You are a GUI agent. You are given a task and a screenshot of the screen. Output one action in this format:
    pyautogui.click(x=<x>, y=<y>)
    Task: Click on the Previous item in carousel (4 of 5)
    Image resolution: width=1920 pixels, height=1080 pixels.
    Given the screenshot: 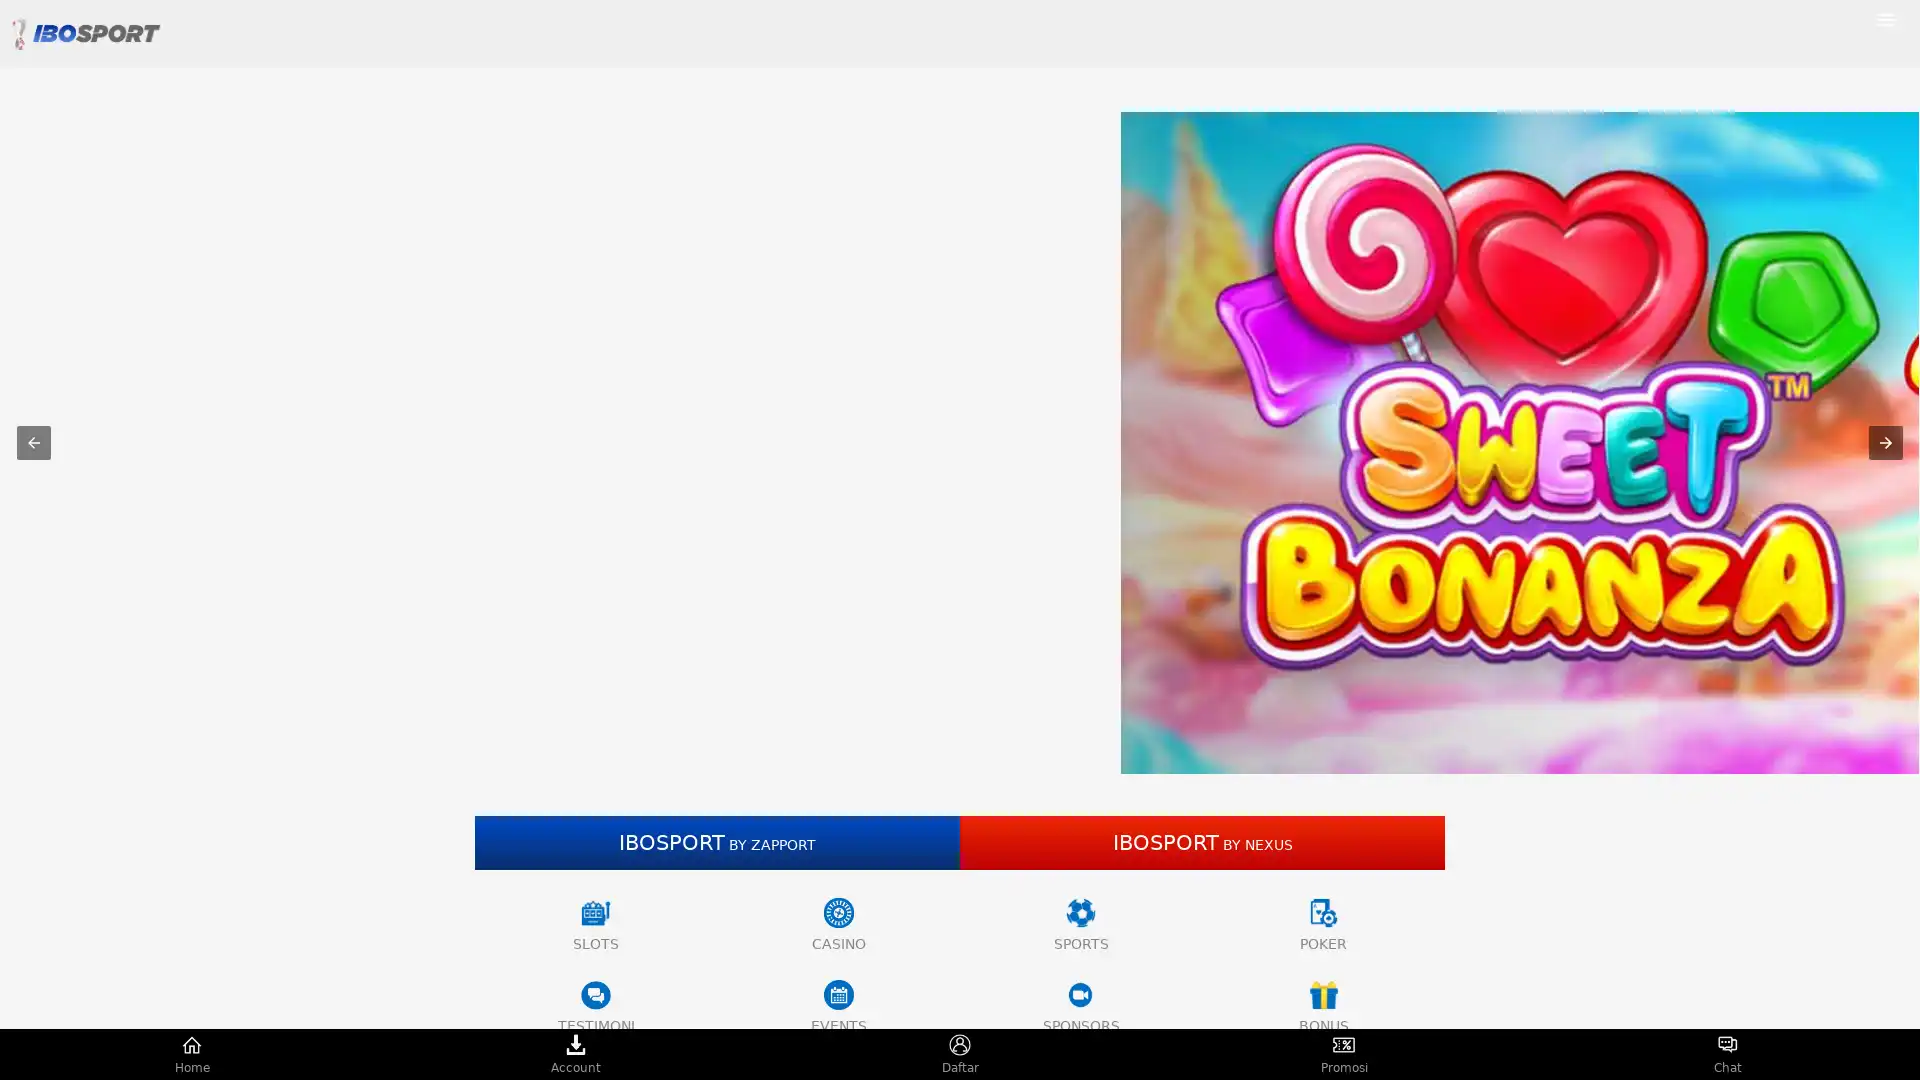 What is the action you would take?
    pyautogui.click(x=33, y=442)
    